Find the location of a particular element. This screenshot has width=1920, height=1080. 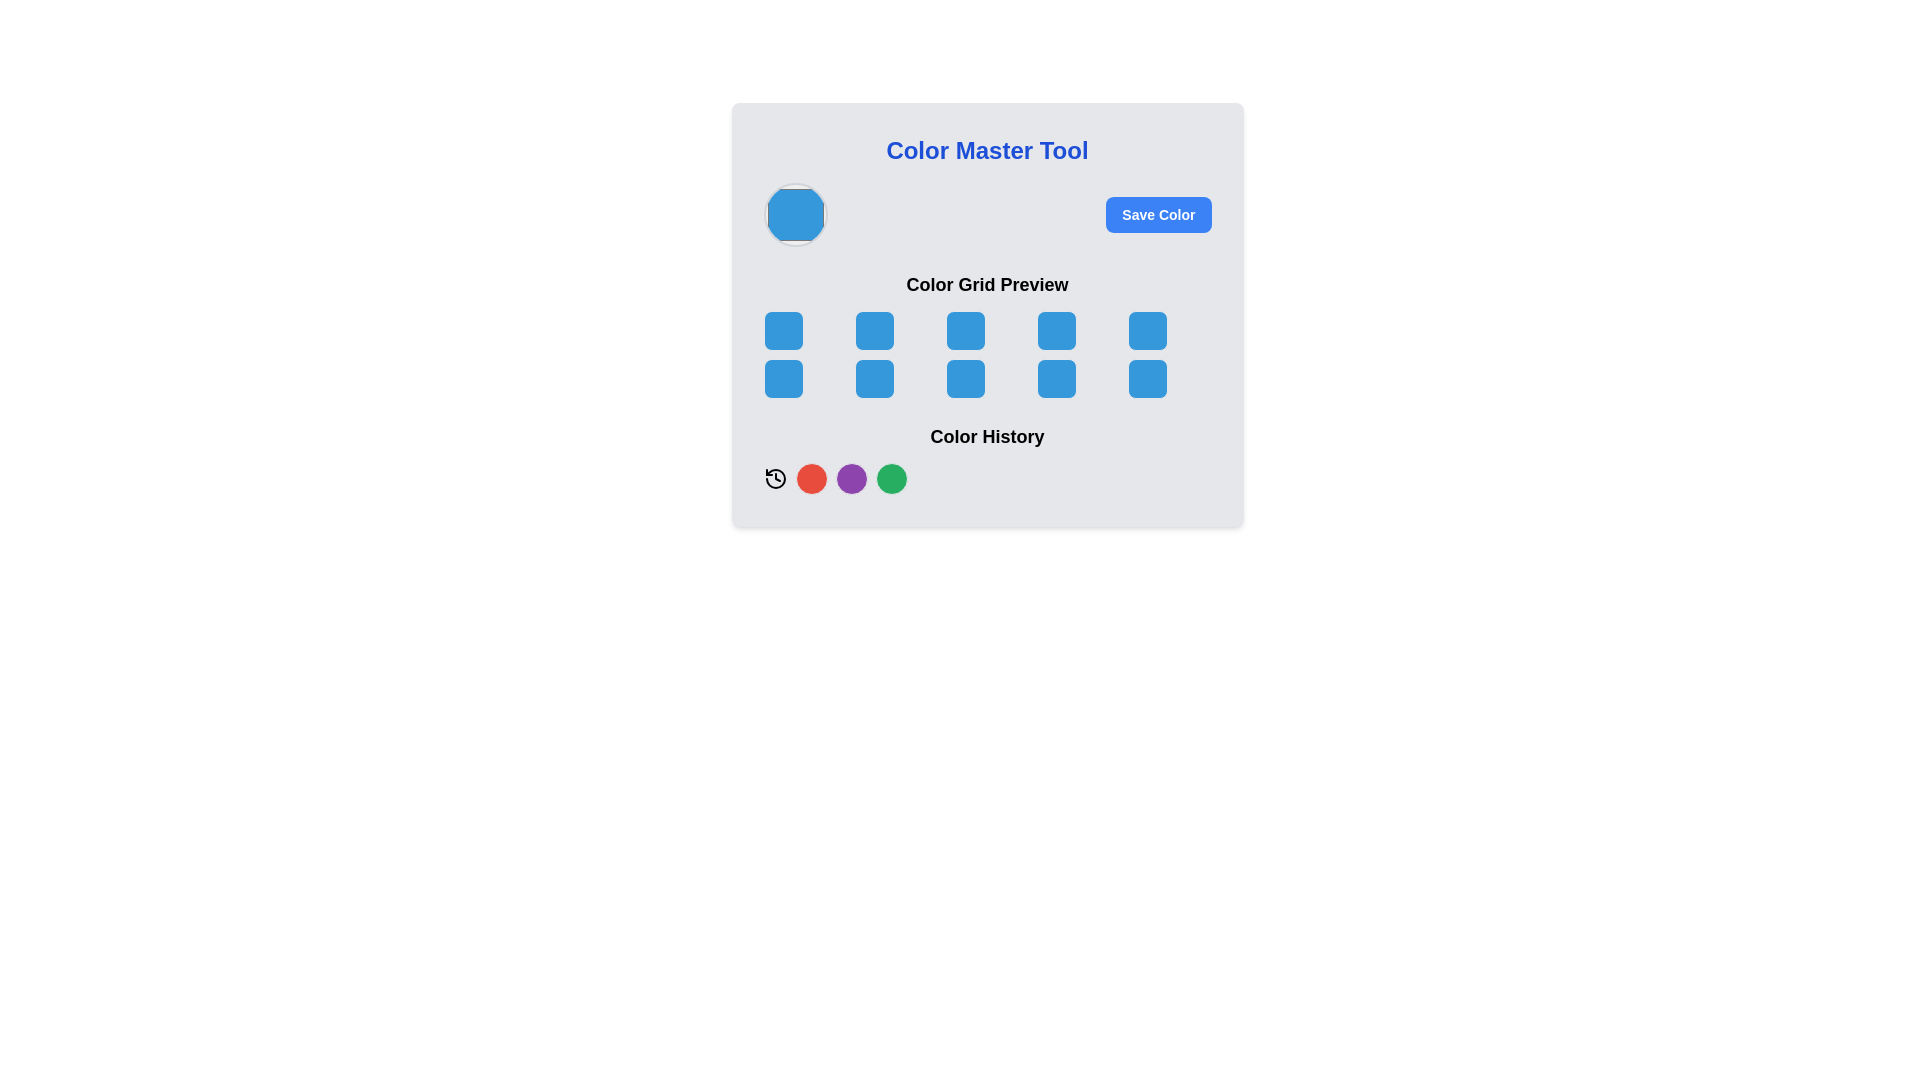

the square button-like UI component styled as a blue box located in the second row, second column of the grid is located at coordinates (874, 378).